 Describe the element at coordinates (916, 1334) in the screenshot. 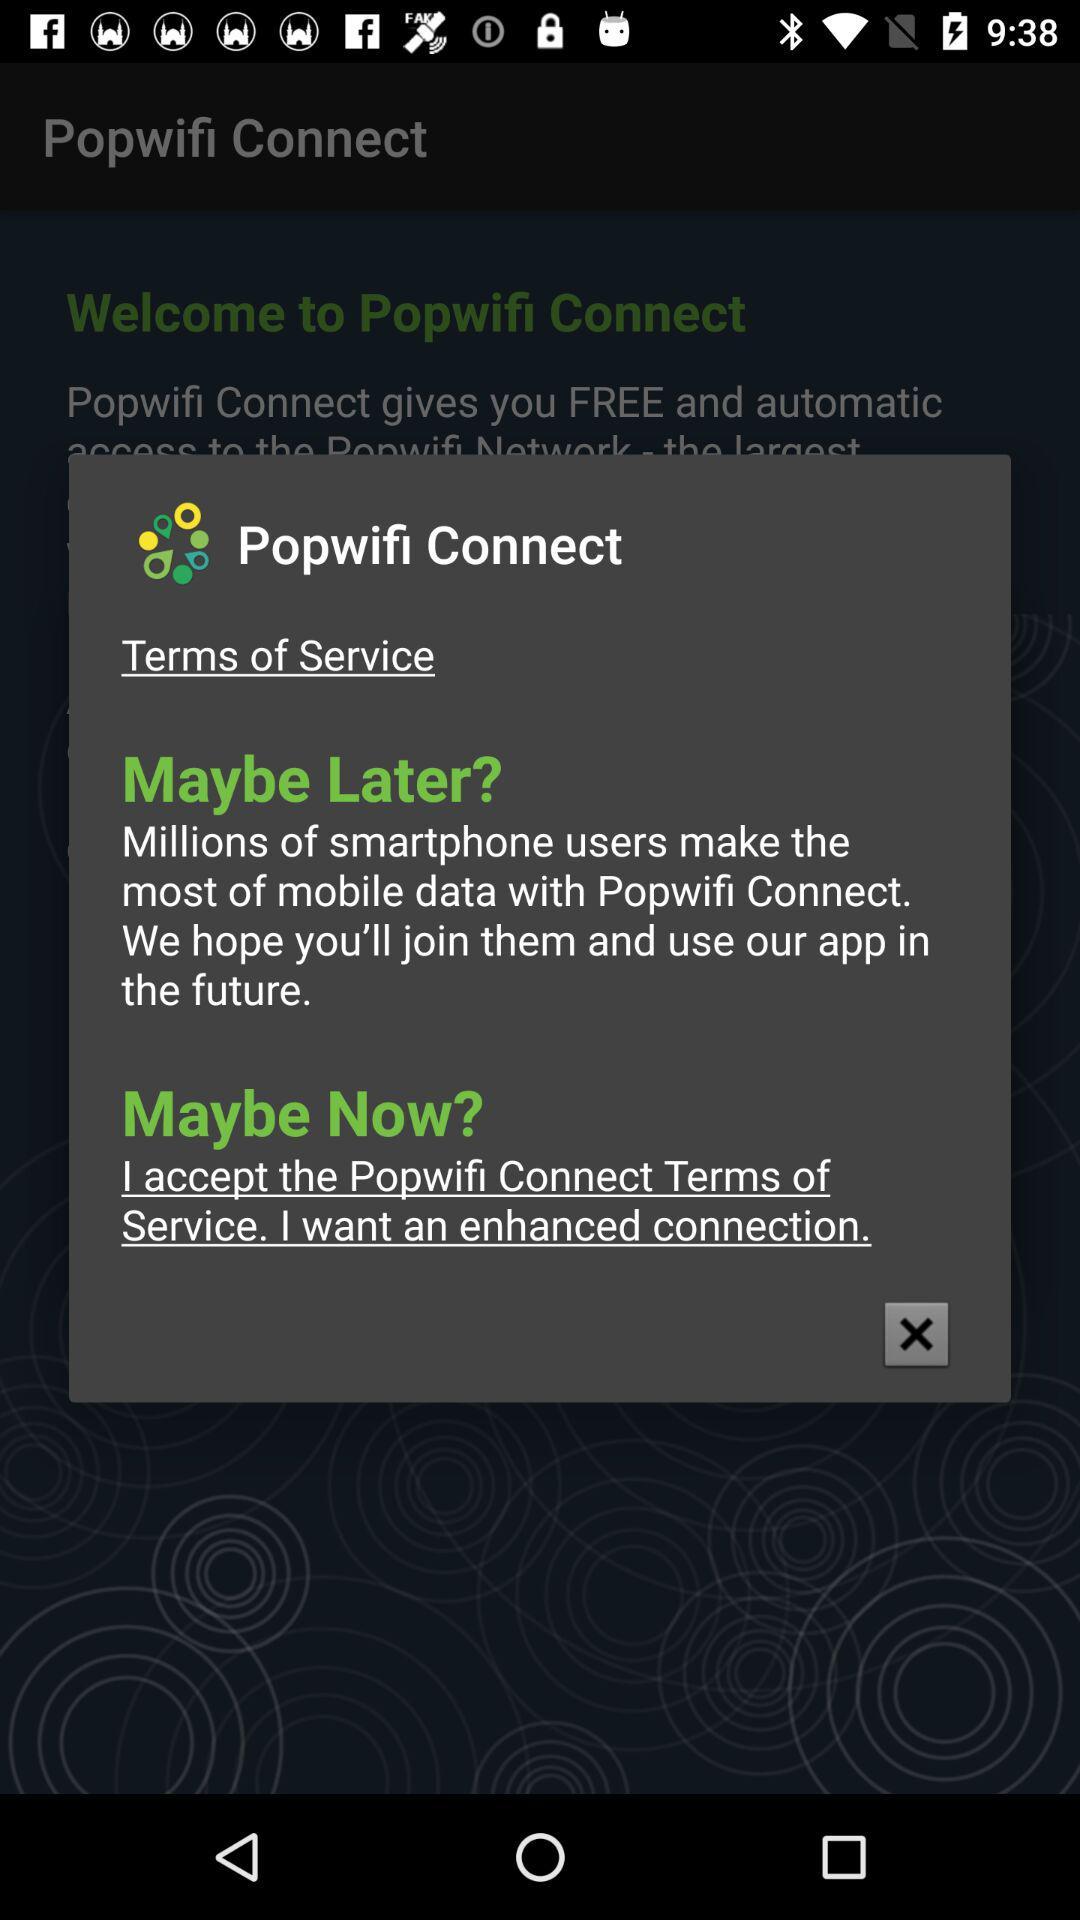

I see `app below maybe now i item` at that location.